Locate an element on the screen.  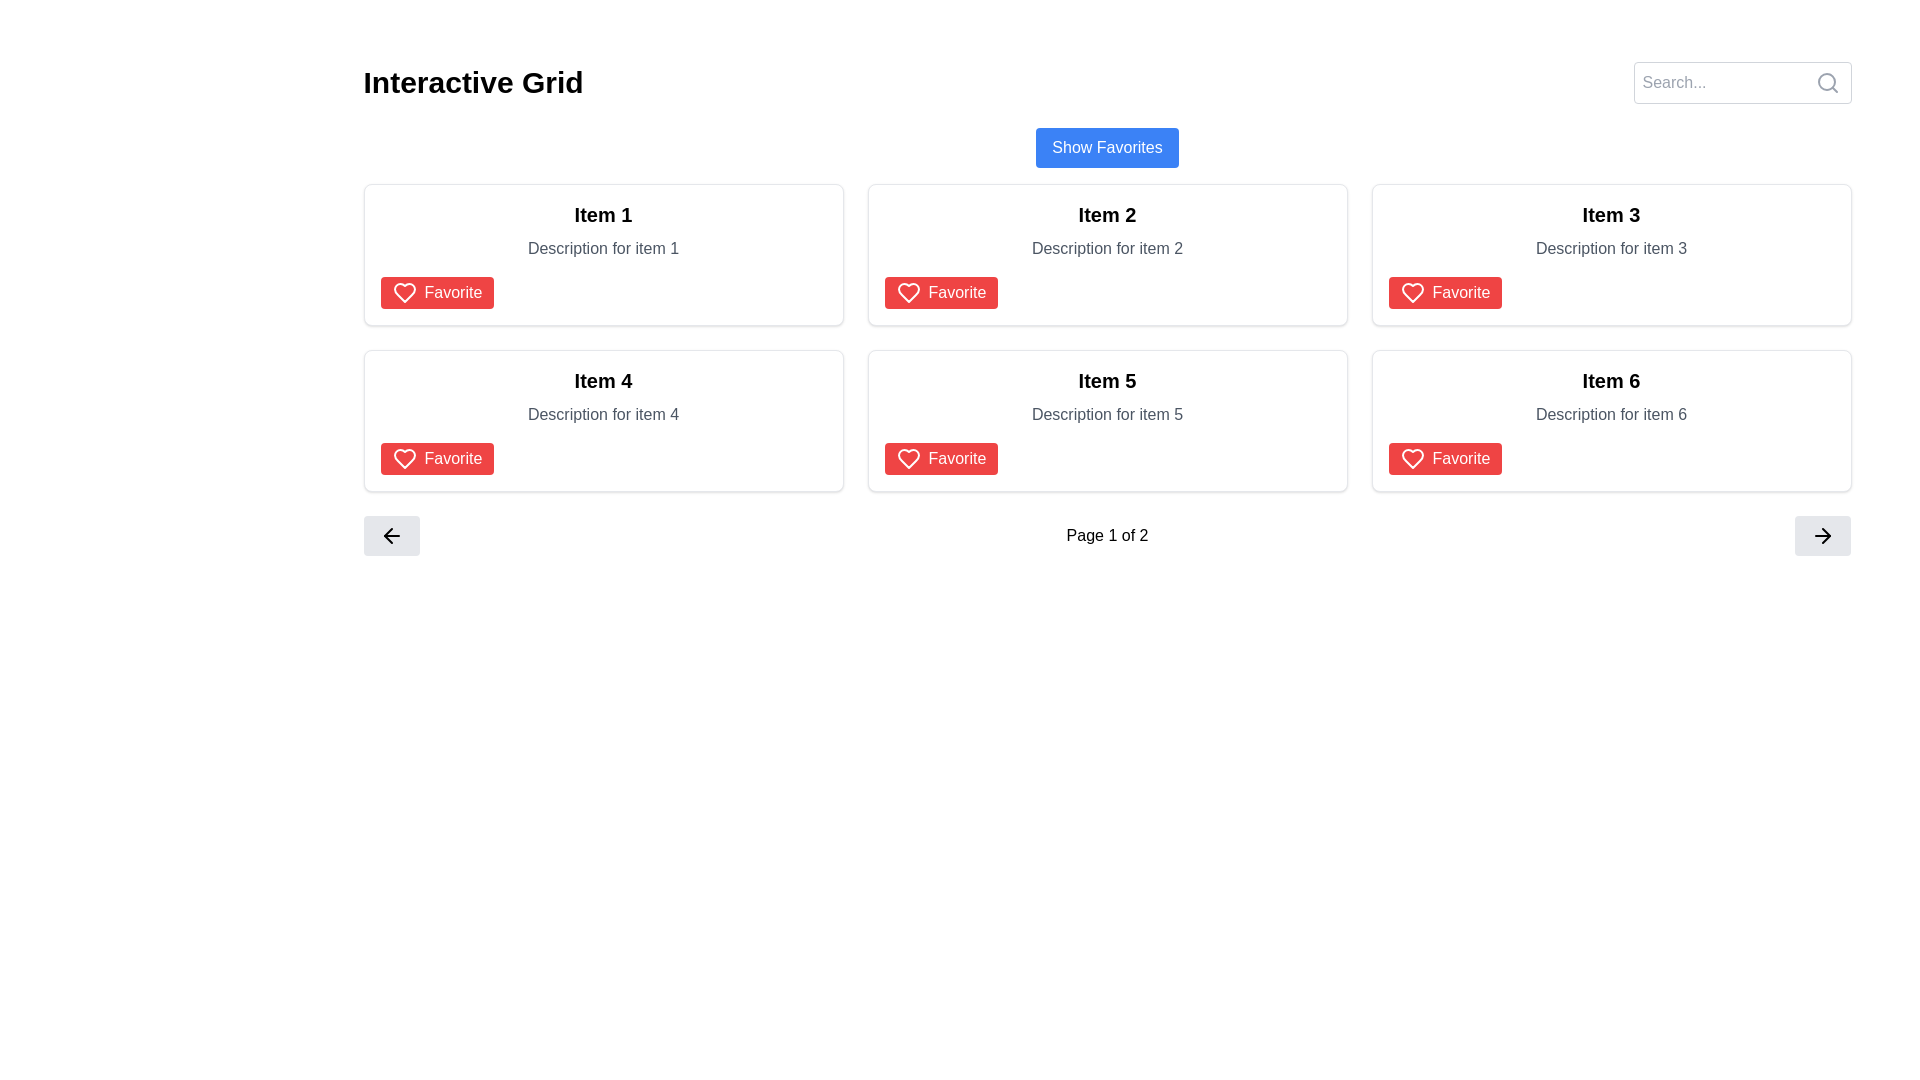
the icon within the 'Favorite' button located at the bottom-left corner of the card for 'Item 4' is located at coordinates (403, 459).